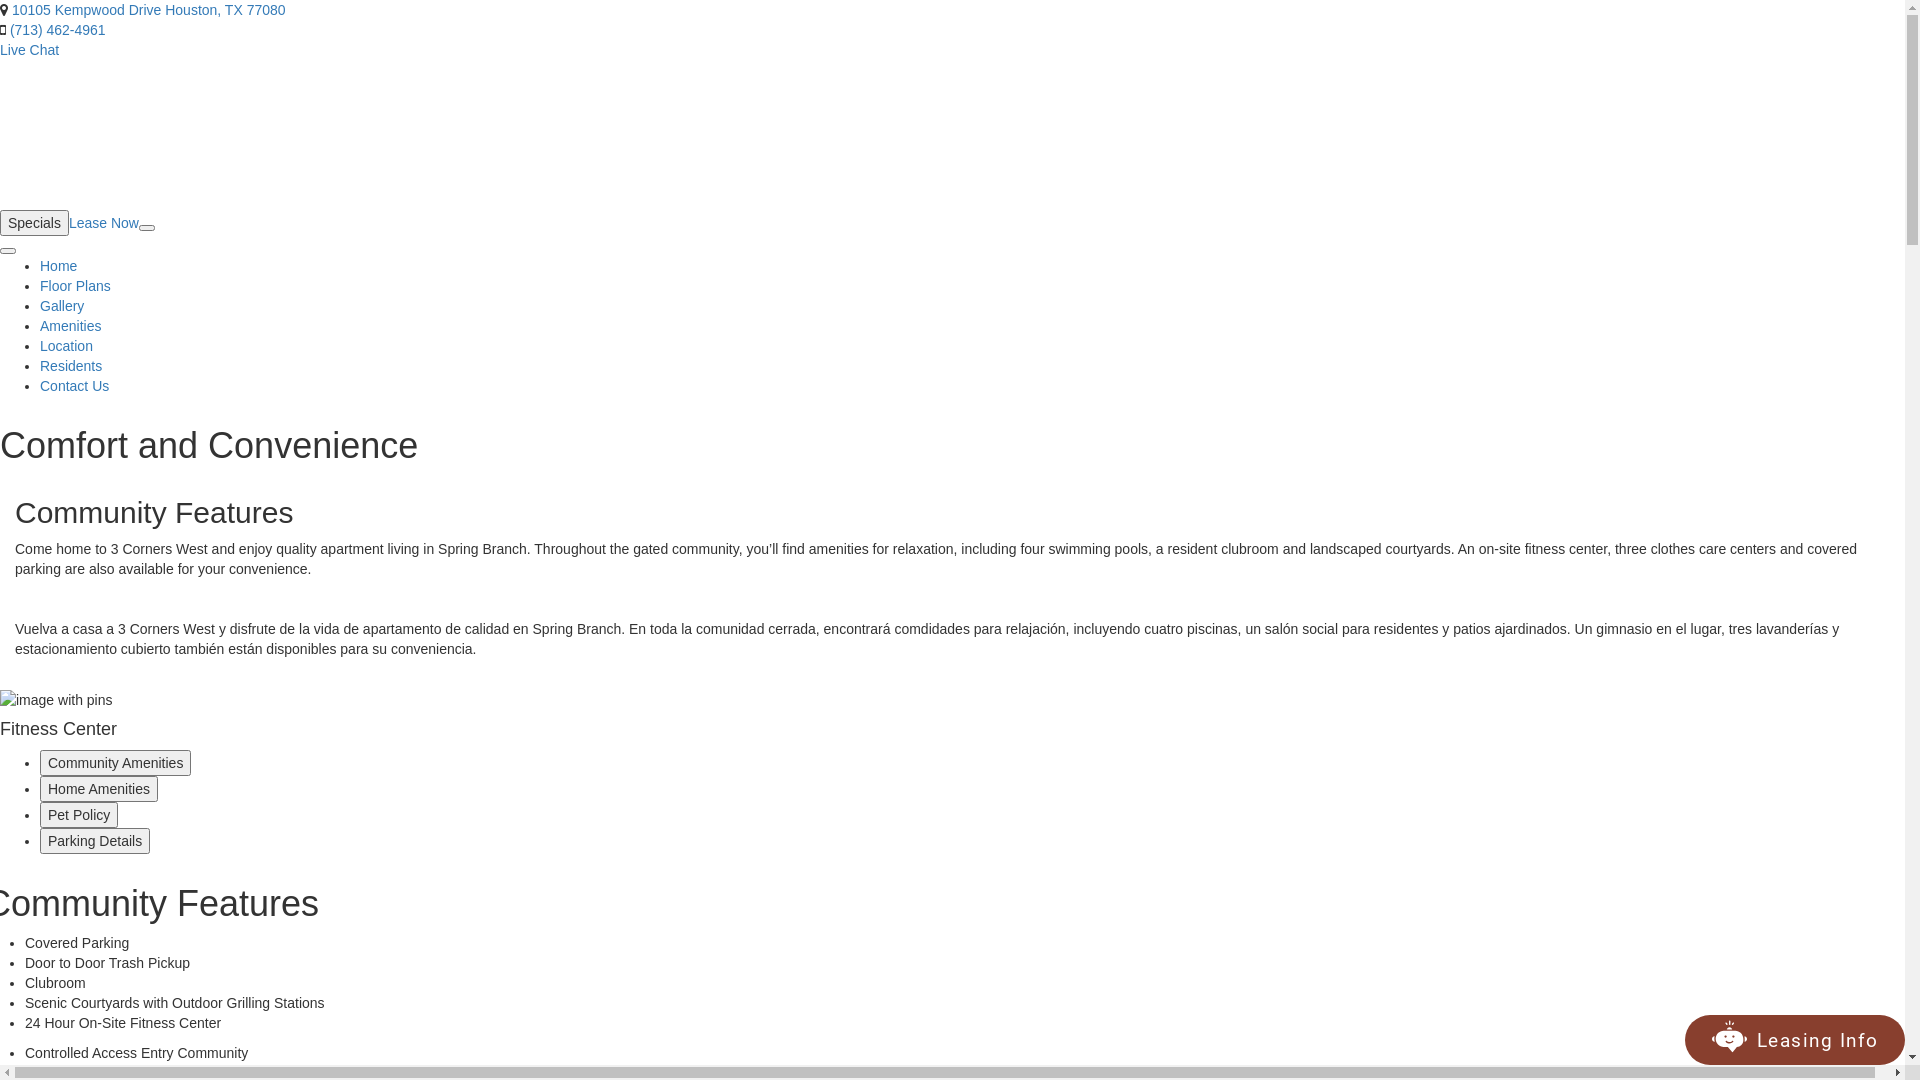  I want to click on 'Home', so click(58, 265).